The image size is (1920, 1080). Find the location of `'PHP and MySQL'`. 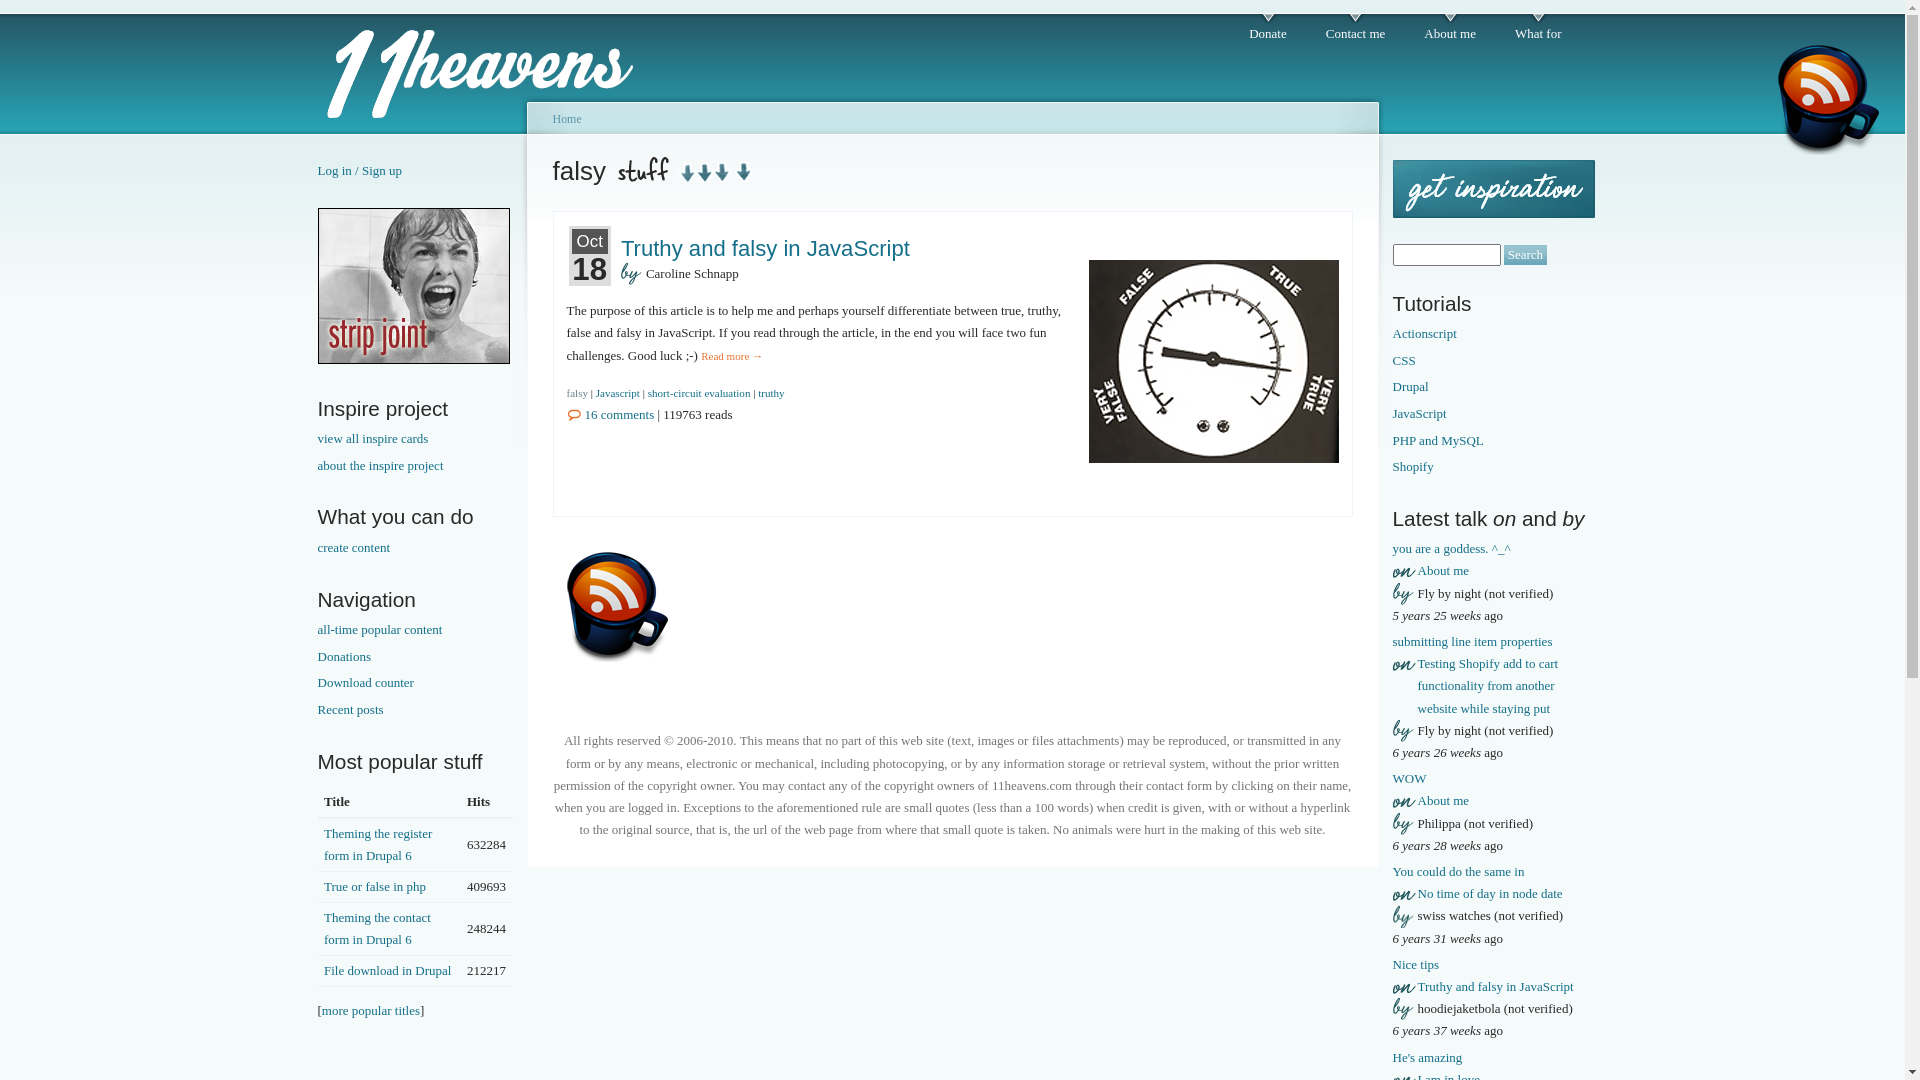

'PHP and MySQL' is located at coordinates (1489, 439).